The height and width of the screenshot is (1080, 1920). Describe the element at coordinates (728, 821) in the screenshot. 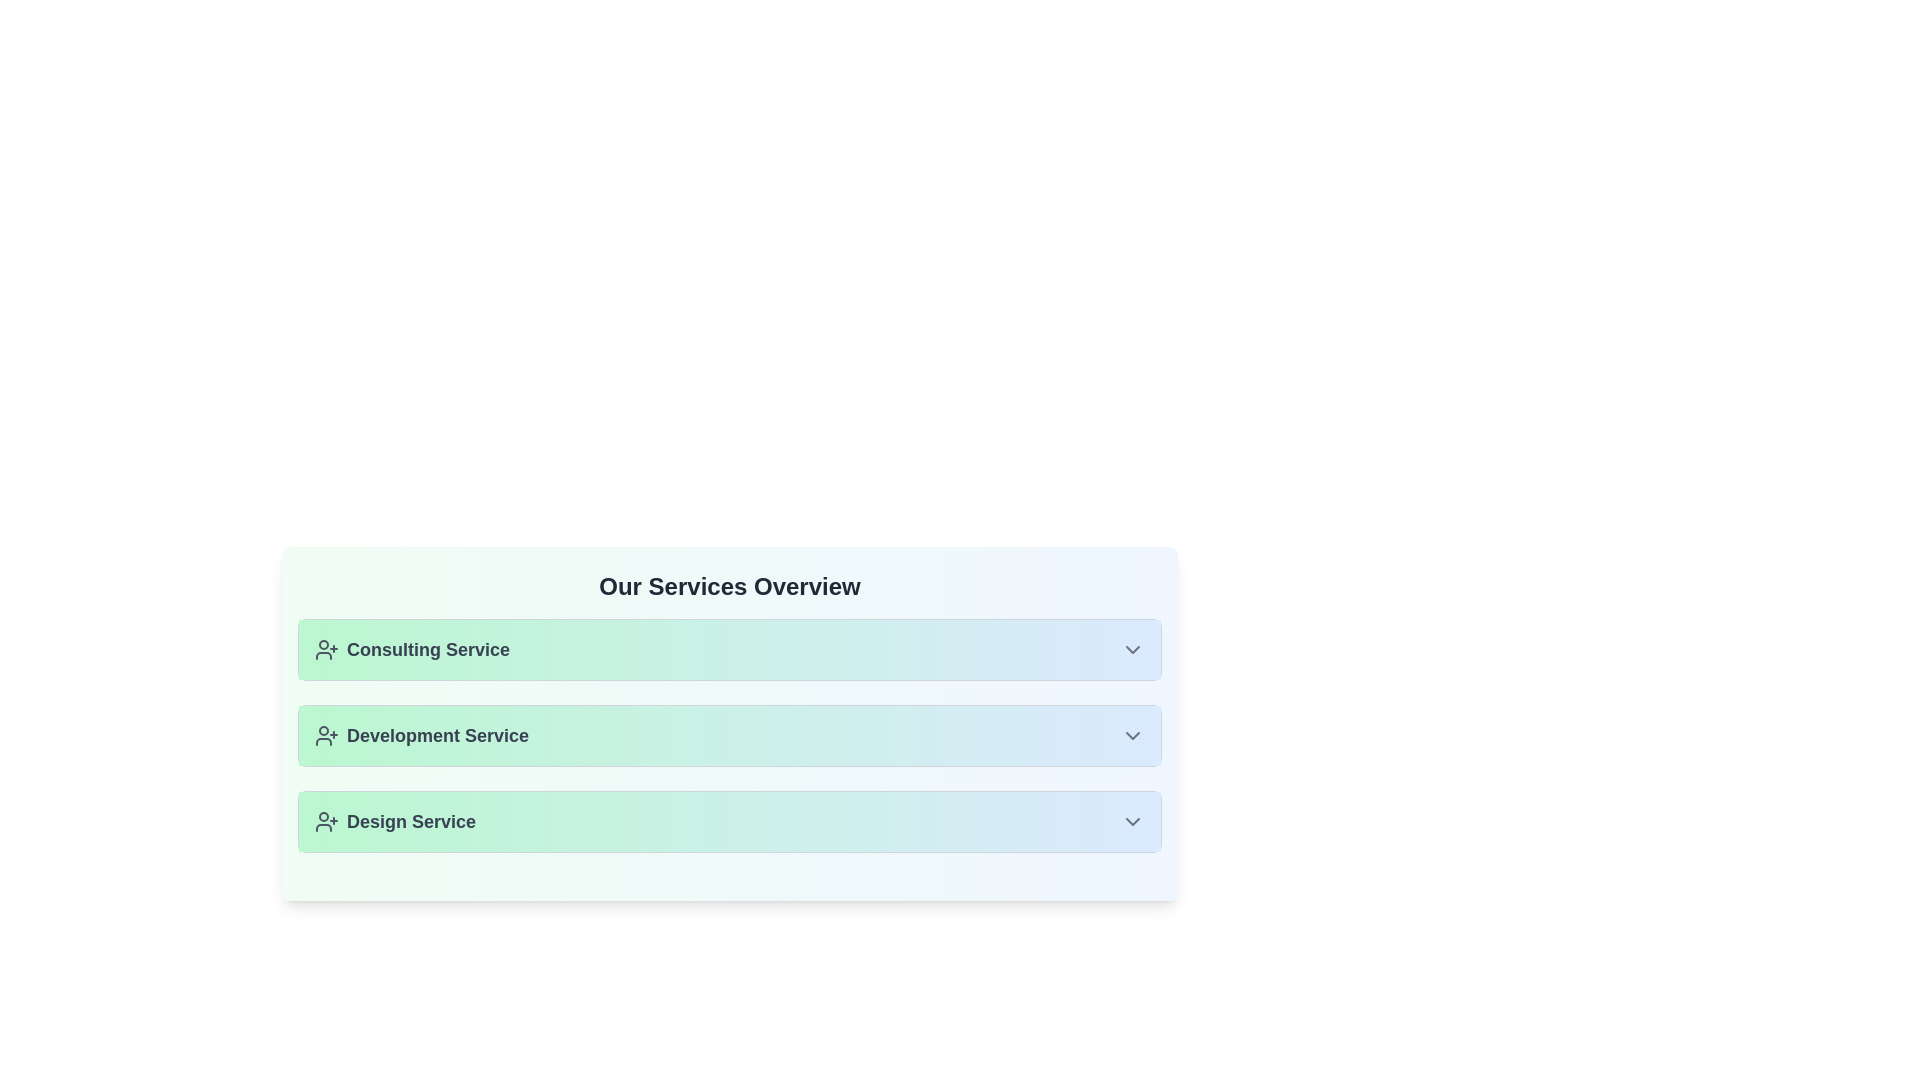

I see `the 'Design Service' expandable menu item` at that location.